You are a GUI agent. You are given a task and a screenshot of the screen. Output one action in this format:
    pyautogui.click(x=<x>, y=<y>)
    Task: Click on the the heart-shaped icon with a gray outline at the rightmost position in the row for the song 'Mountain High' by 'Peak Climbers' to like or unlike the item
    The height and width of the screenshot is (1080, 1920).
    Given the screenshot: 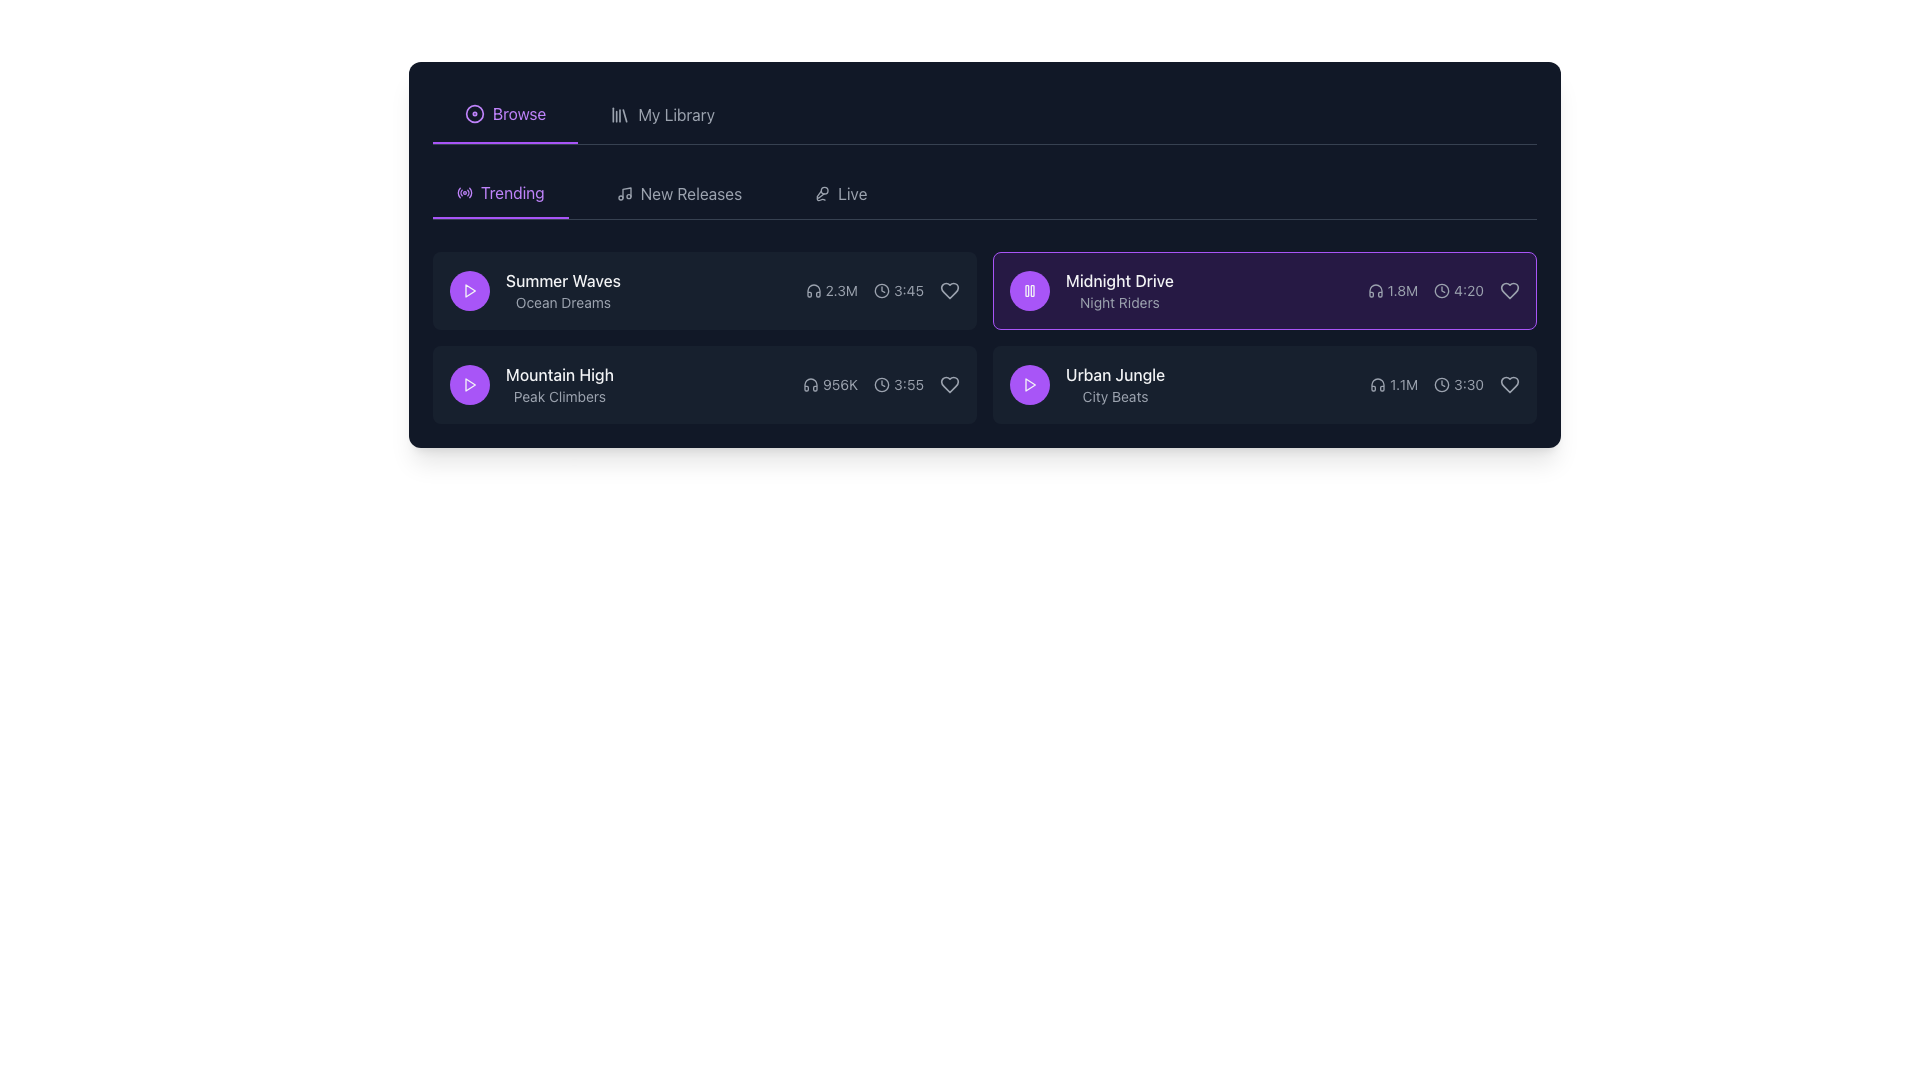 What is the action you would take?
    pyautogui.click(x=949, y=385)
    